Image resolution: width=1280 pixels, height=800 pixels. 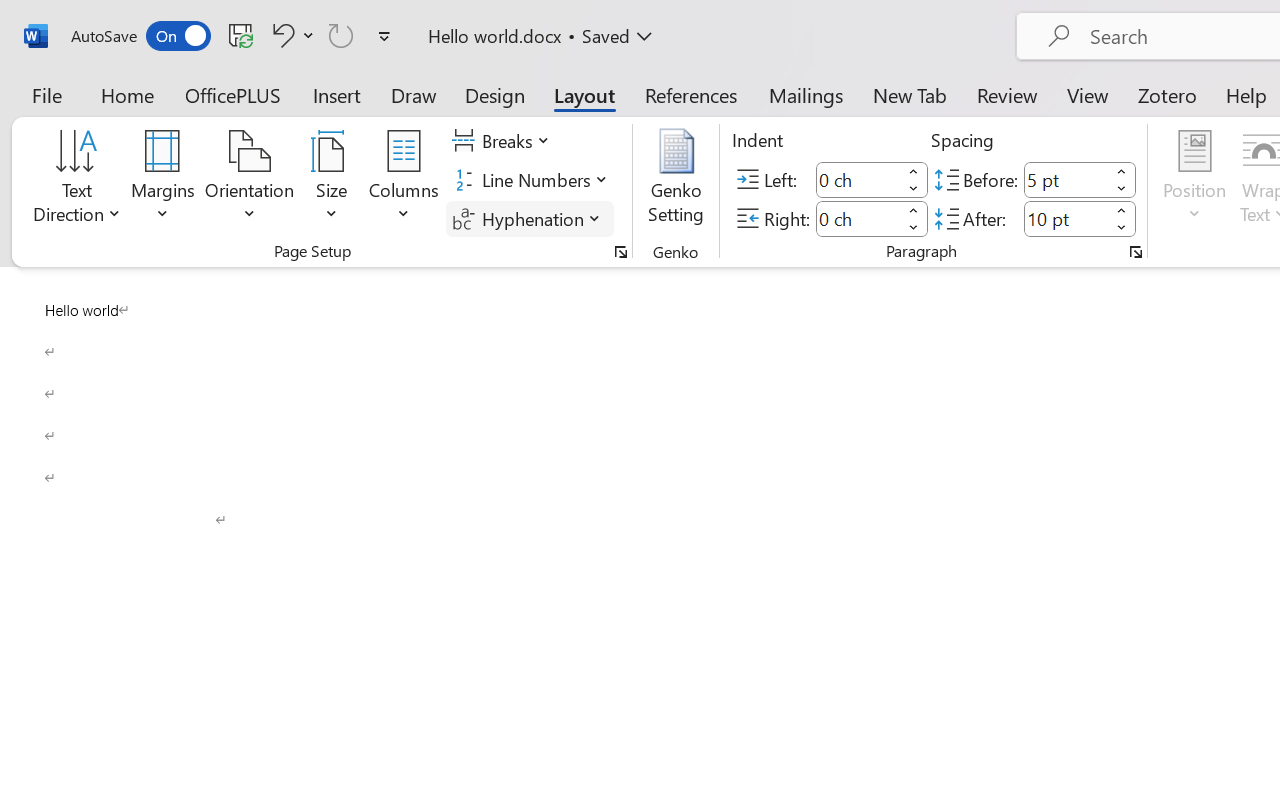 I want to click on 'Columns', so click(x=403, y=179).